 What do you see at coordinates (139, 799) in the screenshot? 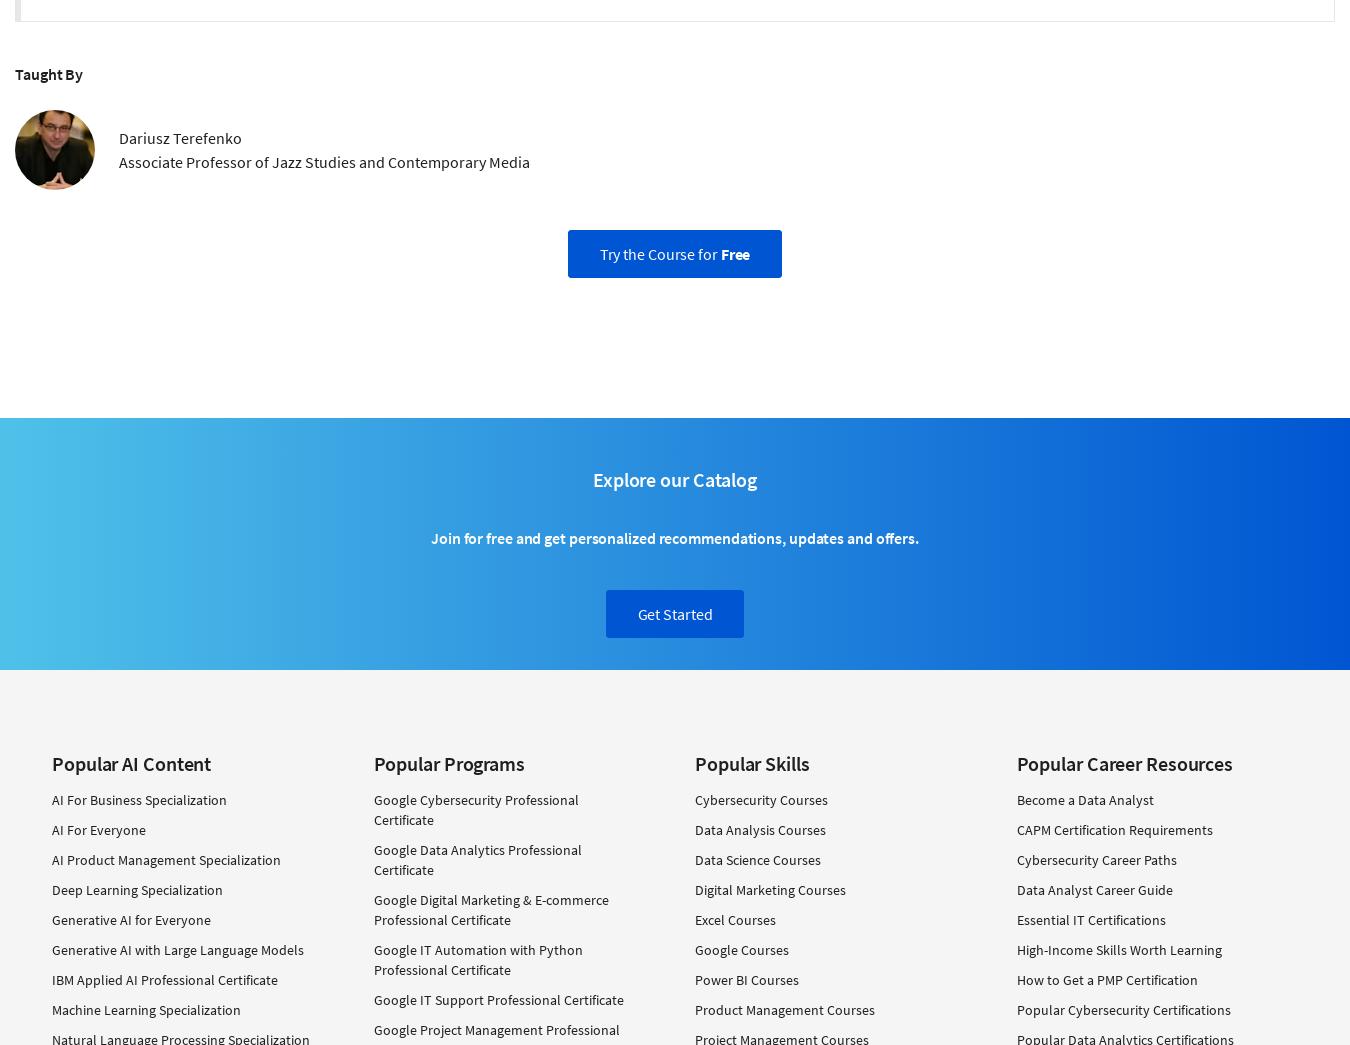
I see `'AI For Business Specialization'` at bounding box center [139, 799].